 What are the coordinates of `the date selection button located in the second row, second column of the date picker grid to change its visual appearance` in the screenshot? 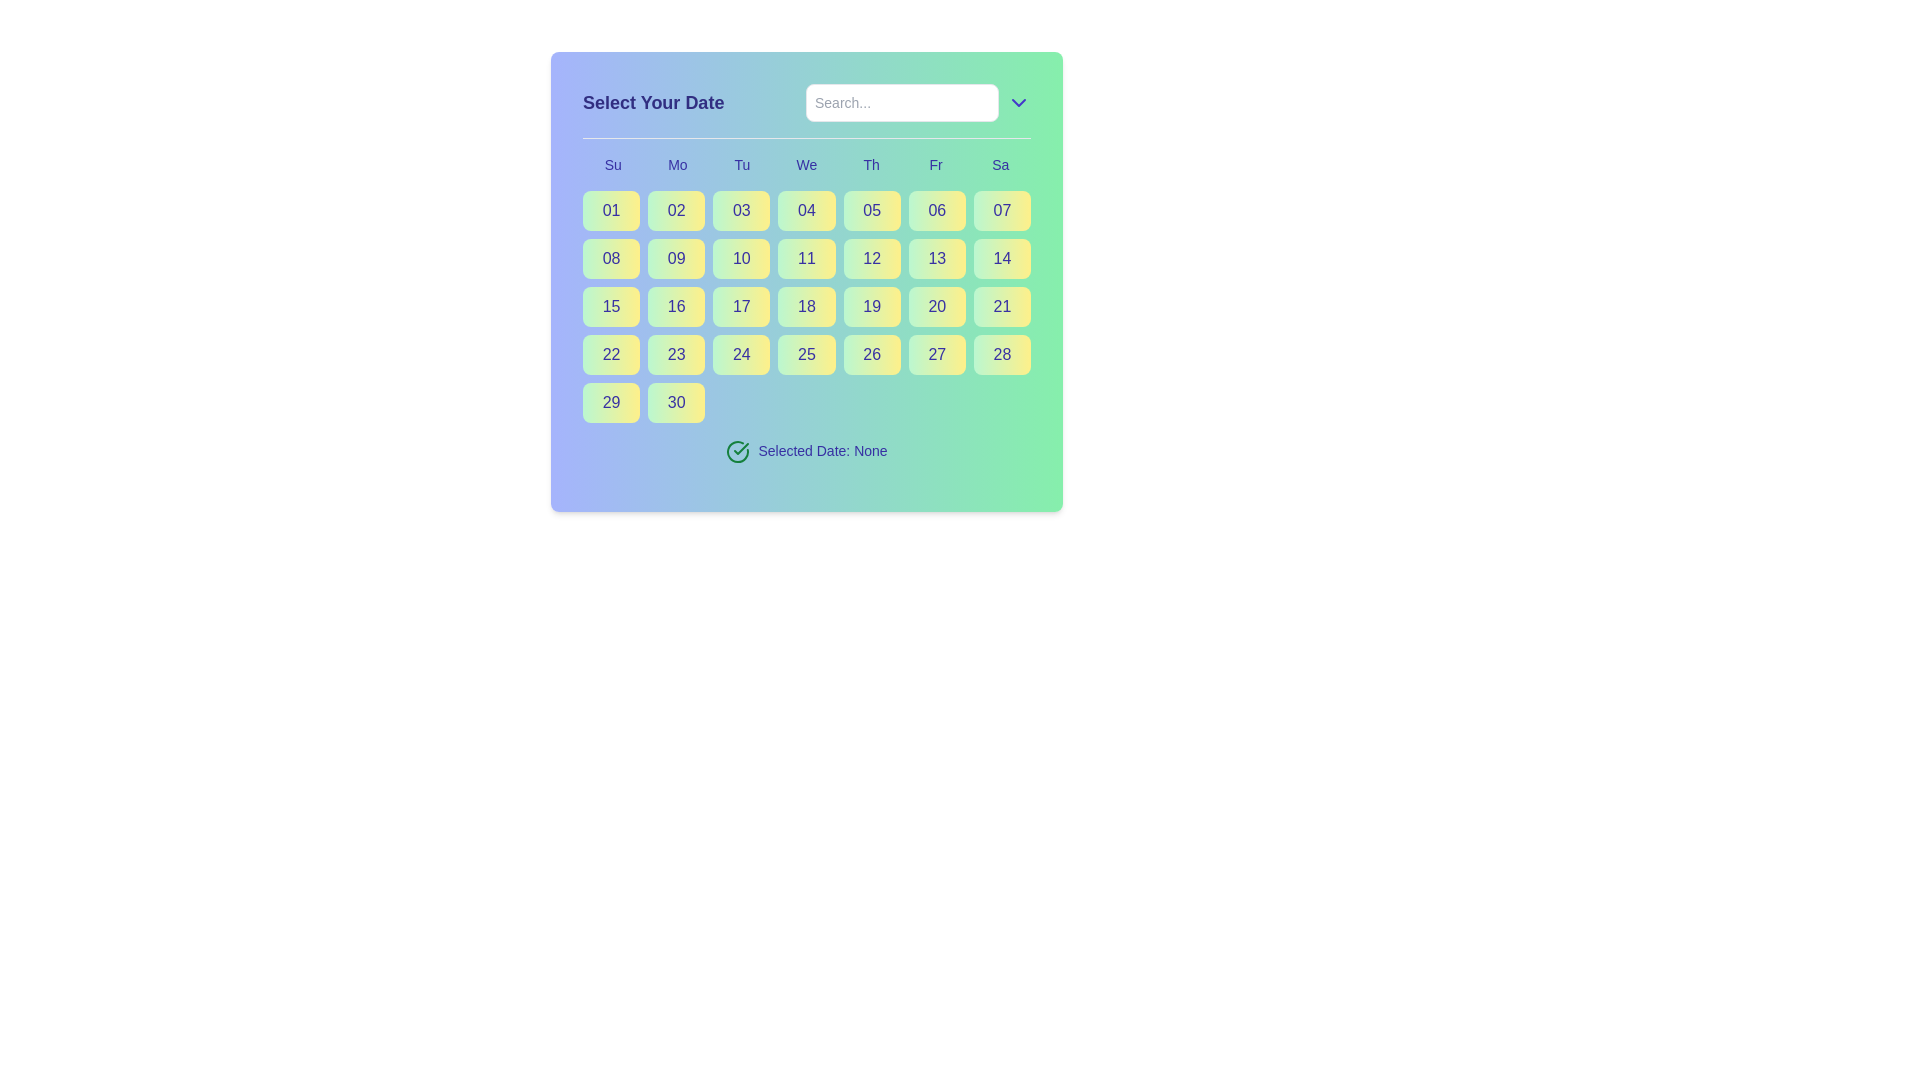 It's located at (676, 257).